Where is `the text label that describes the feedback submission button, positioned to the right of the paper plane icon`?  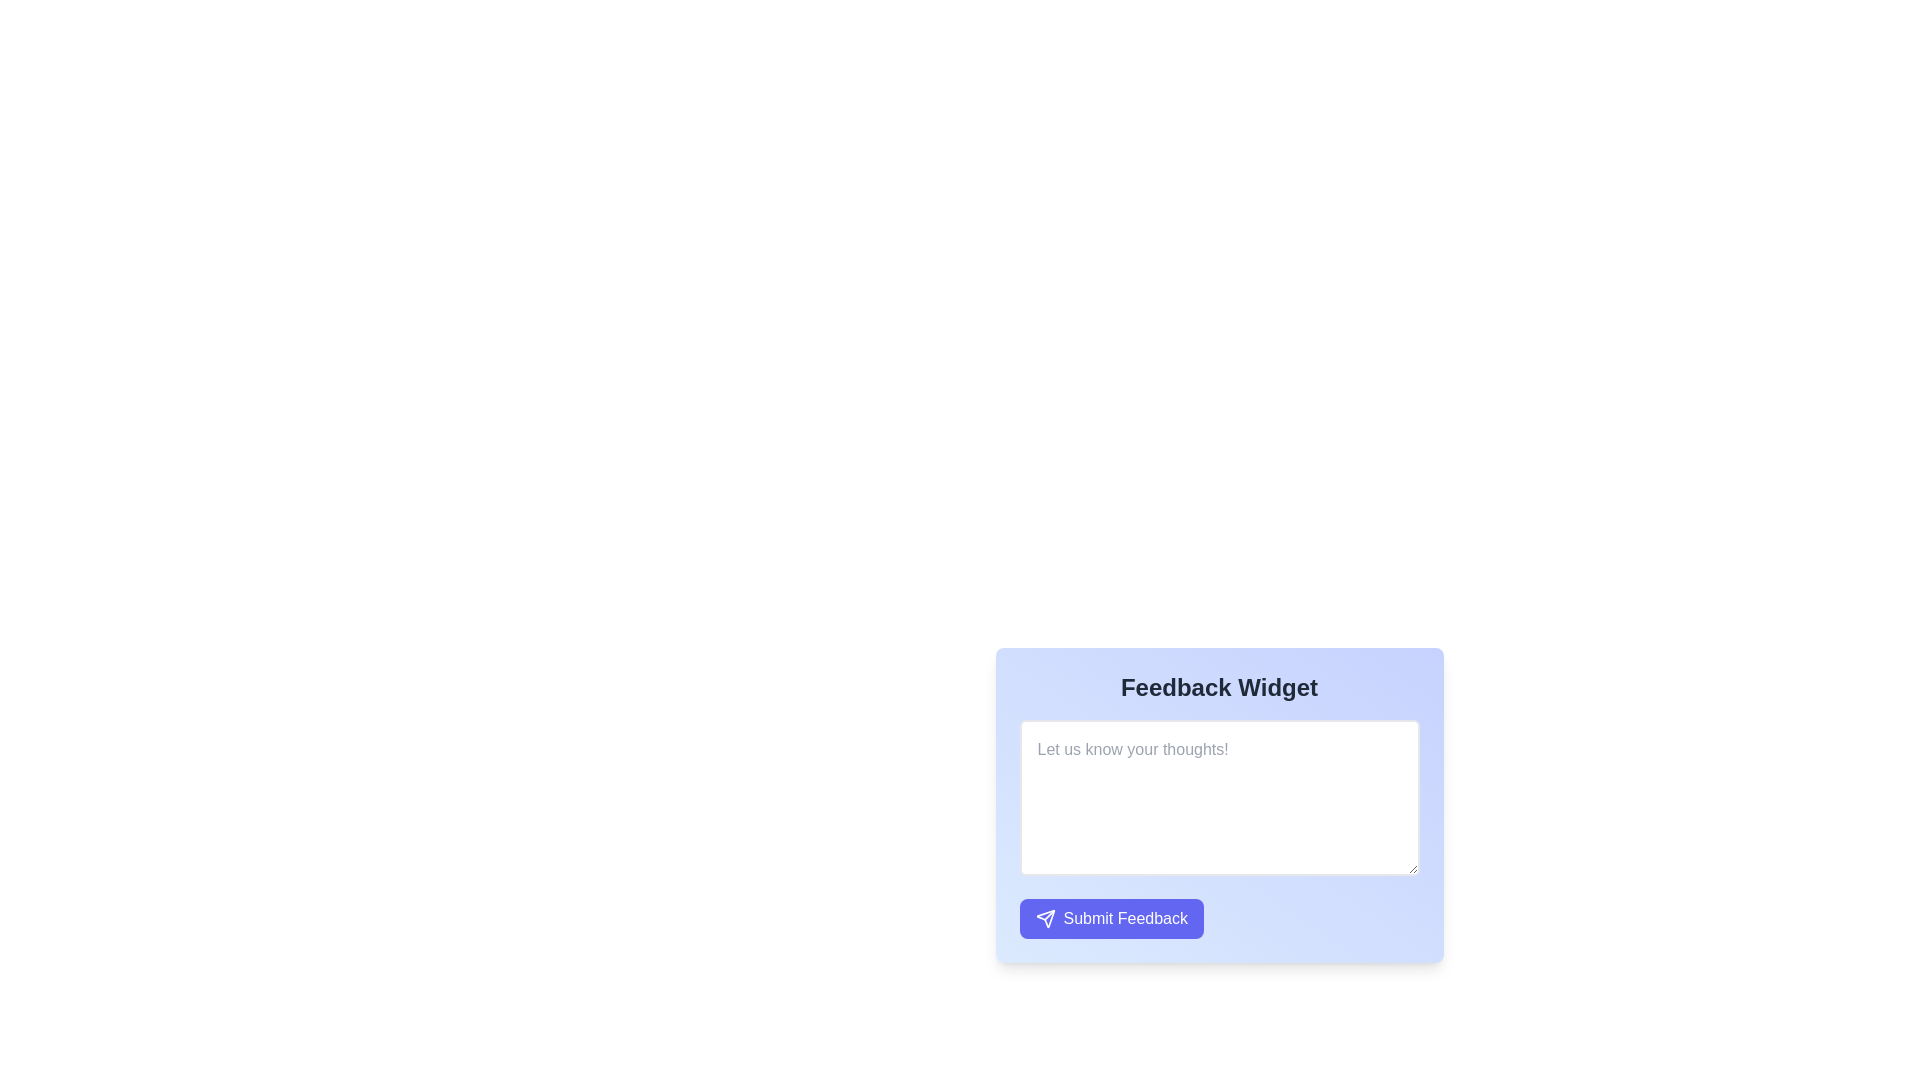 the text label that describes the feedback submission button, positioned to the right of the paper plane icon is located at coordinates (1125, 918).